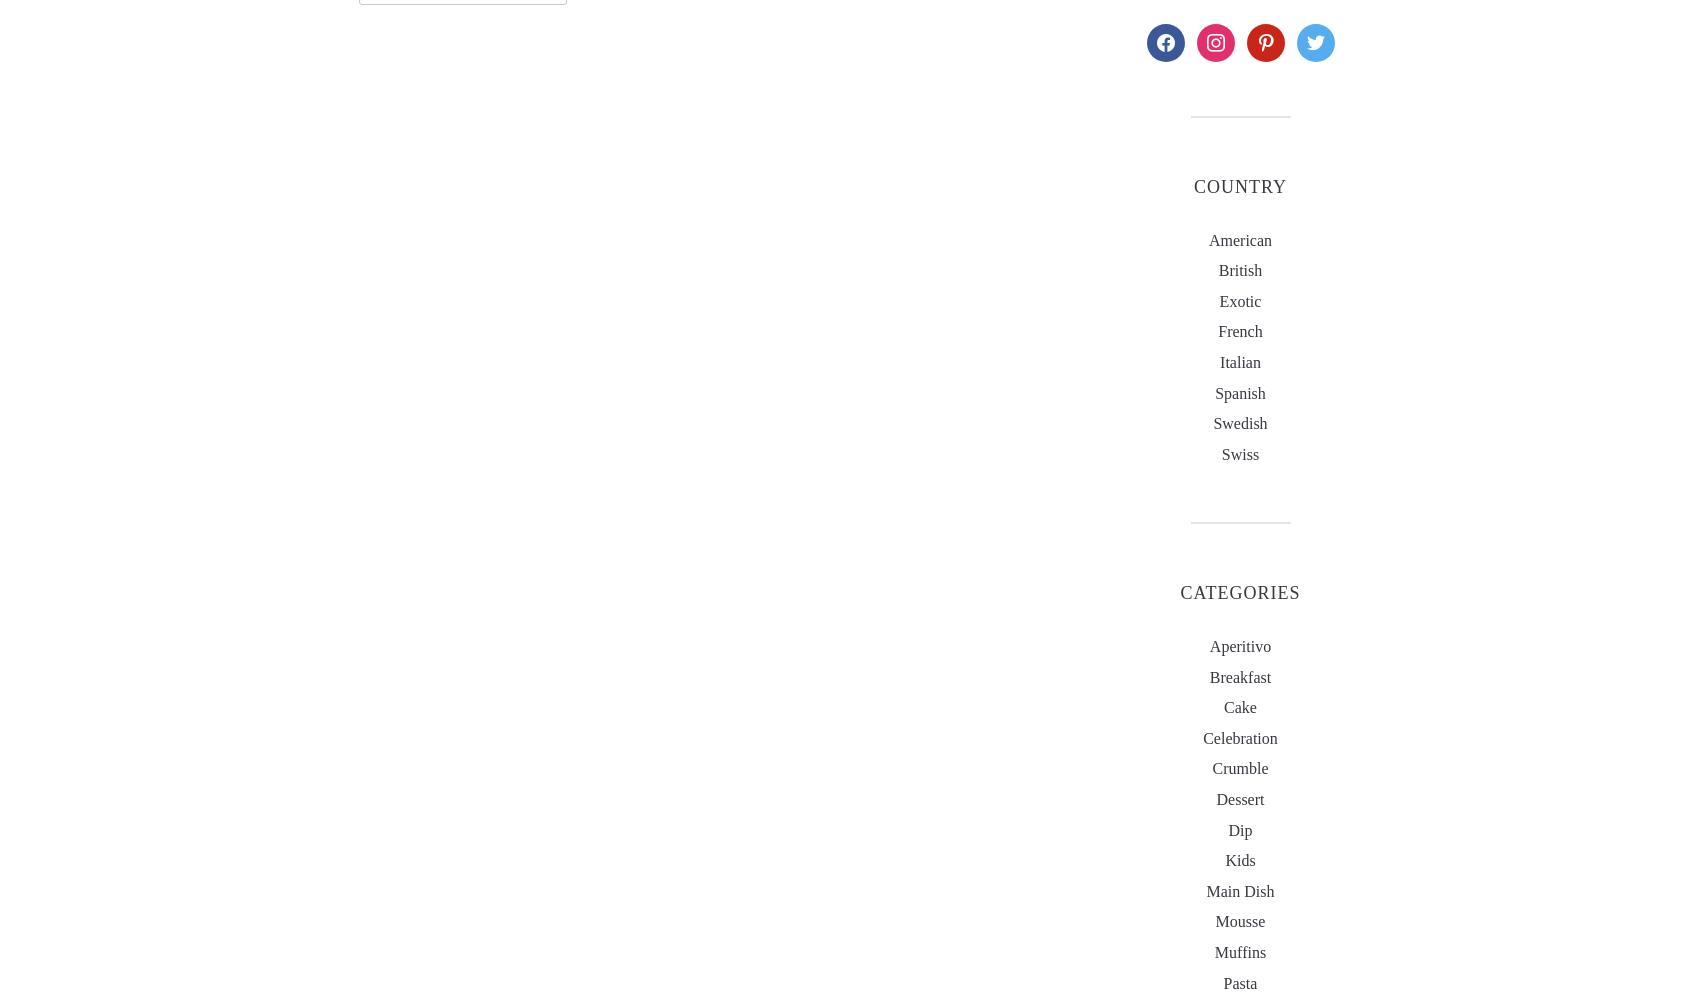 The image size is (1706, 1001). Describe the element at coordinates (1239, 331) in the screenshot. I see `'French'` at that location.